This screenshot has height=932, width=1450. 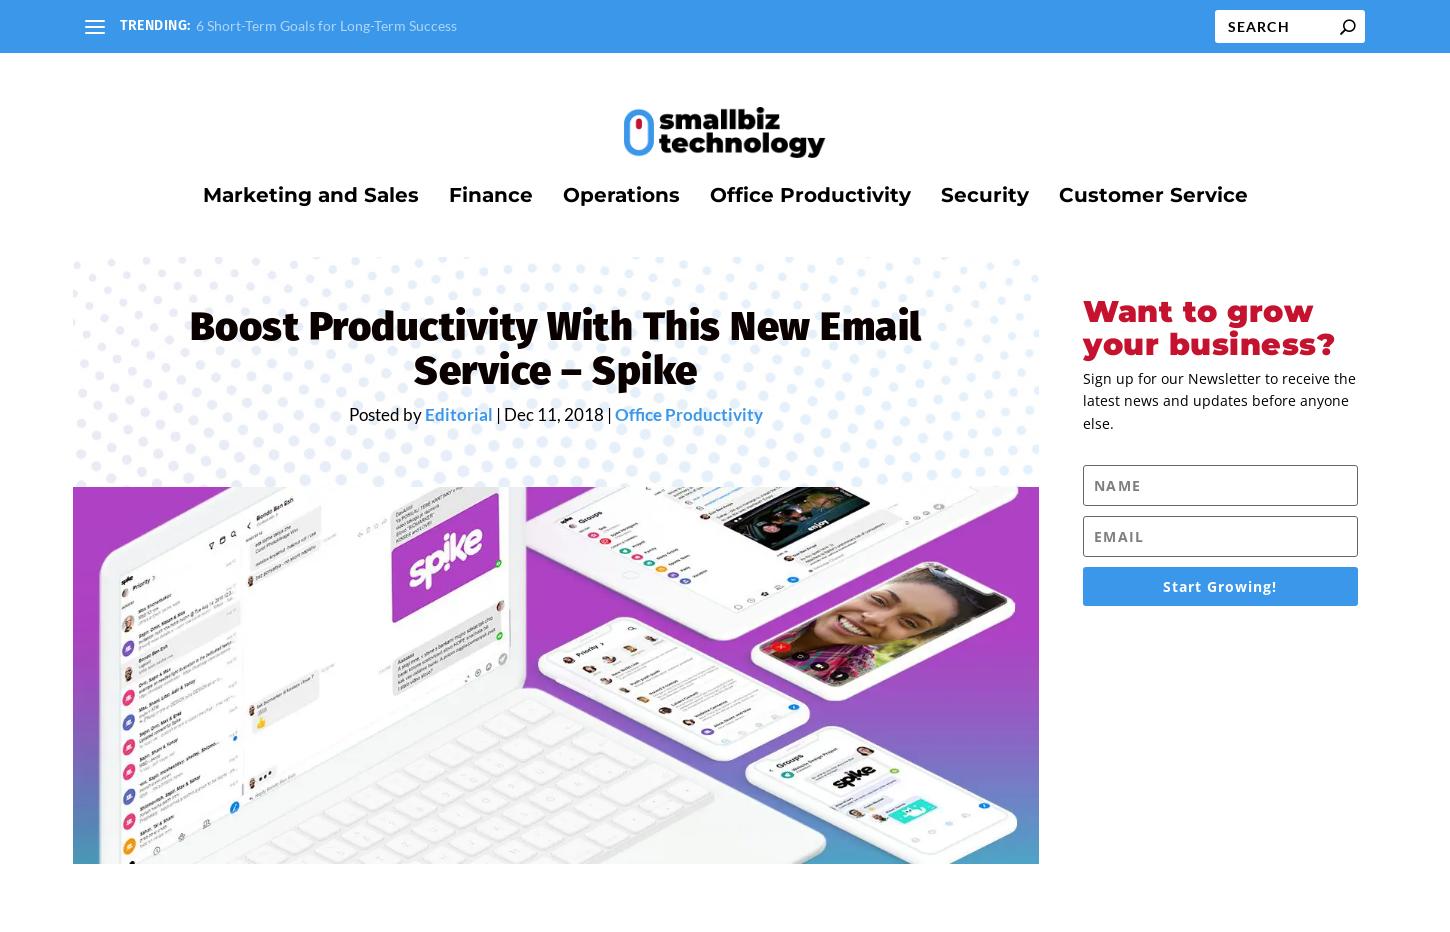 I want to click on 'Finance', so click(x=489, y=182).